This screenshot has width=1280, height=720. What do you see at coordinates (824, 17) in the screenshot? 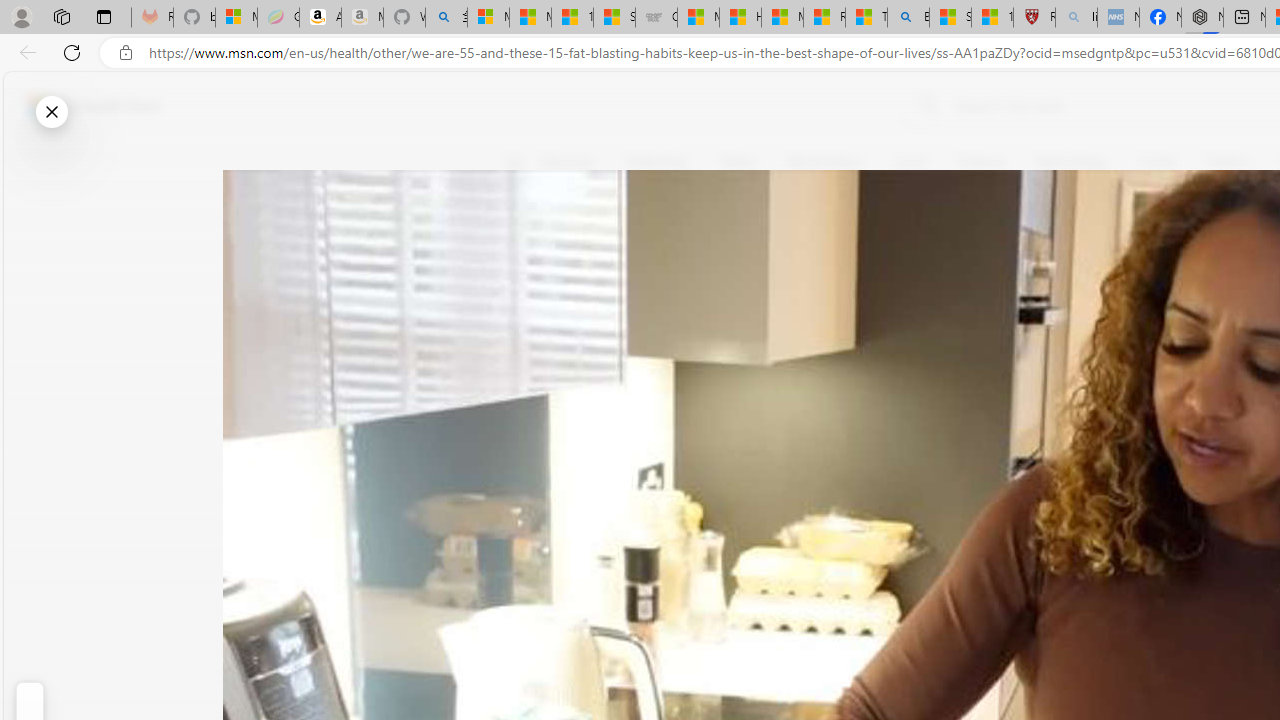
I see `'Recipes - MSN'` at bounding box center [824, 17].